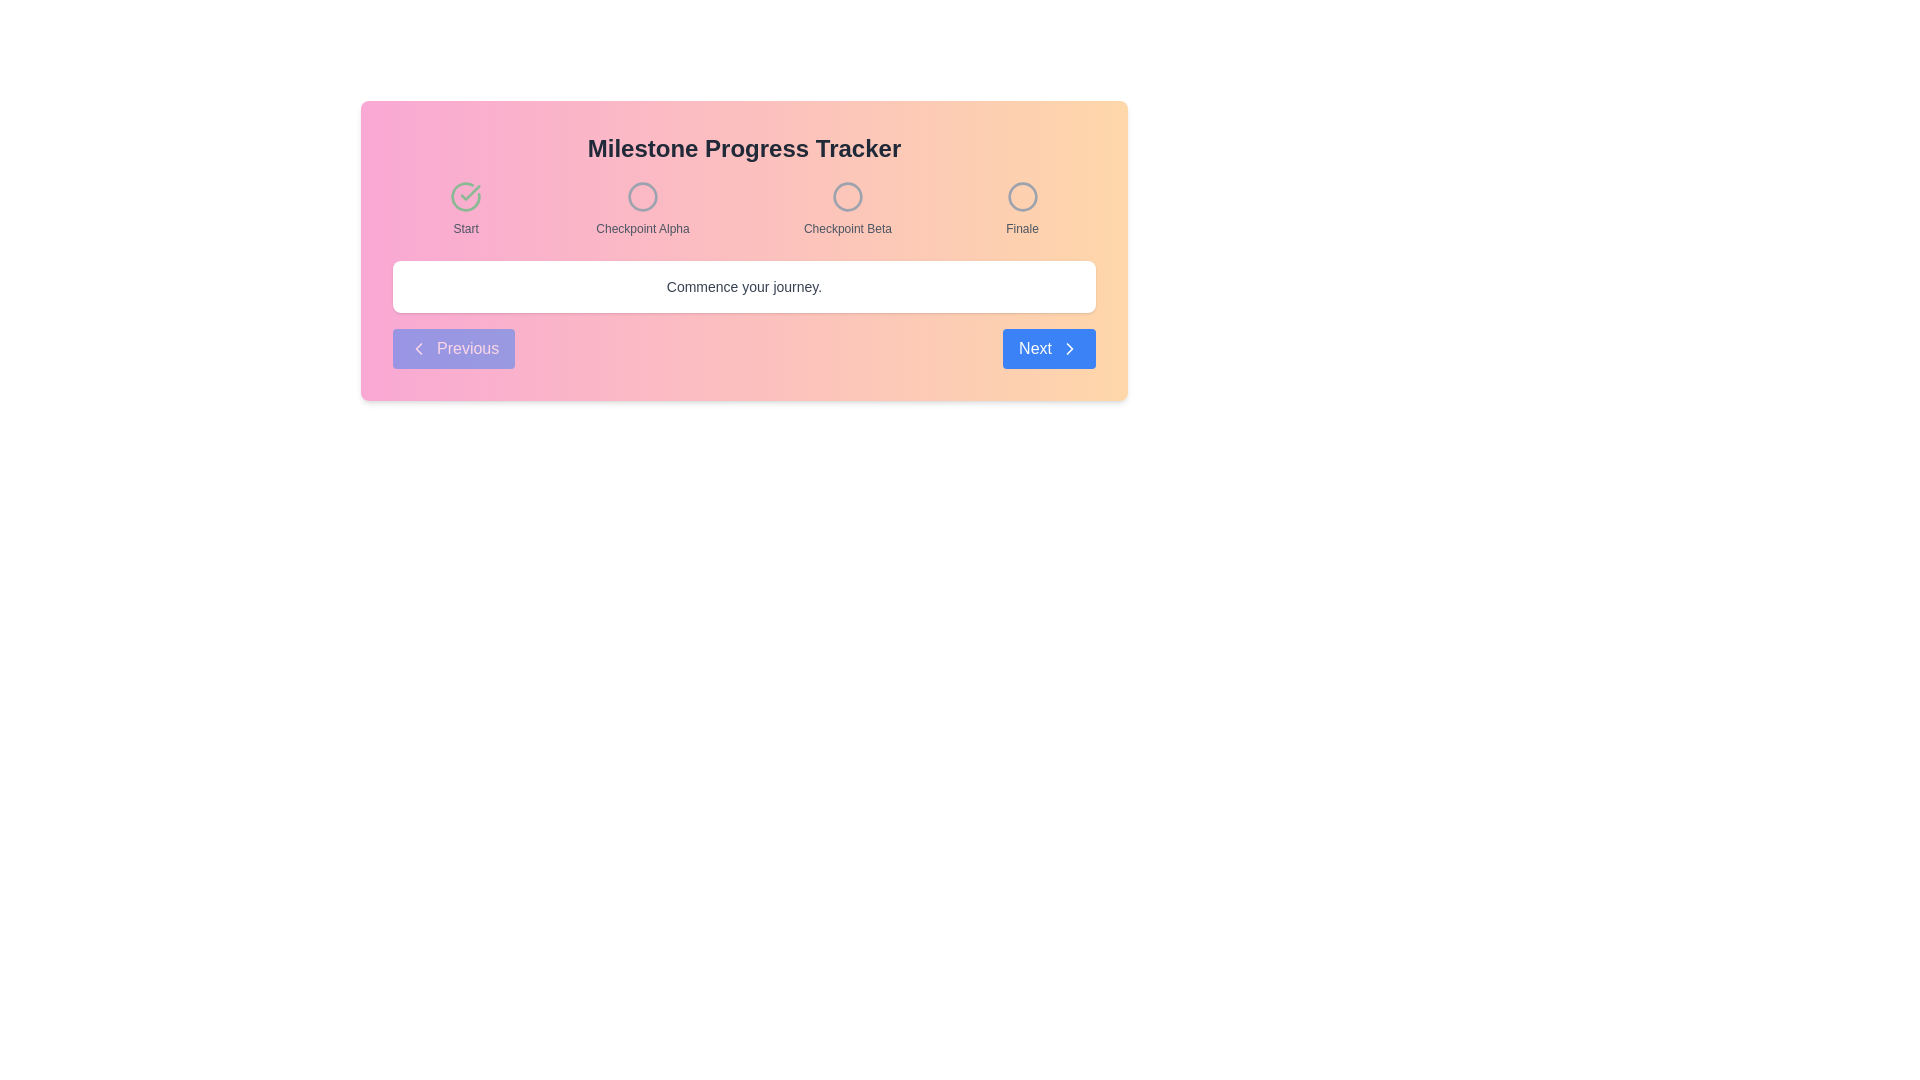 The image size is (1920, 1080). What do you see at coordinates (1022, 196) in the screenshot?
I see `the milestone icon labeled 'Finale,' which is the fourth element in a horizontal sequence of milestone indicators at the center-top of the card` at bounding box center [1022, 196].